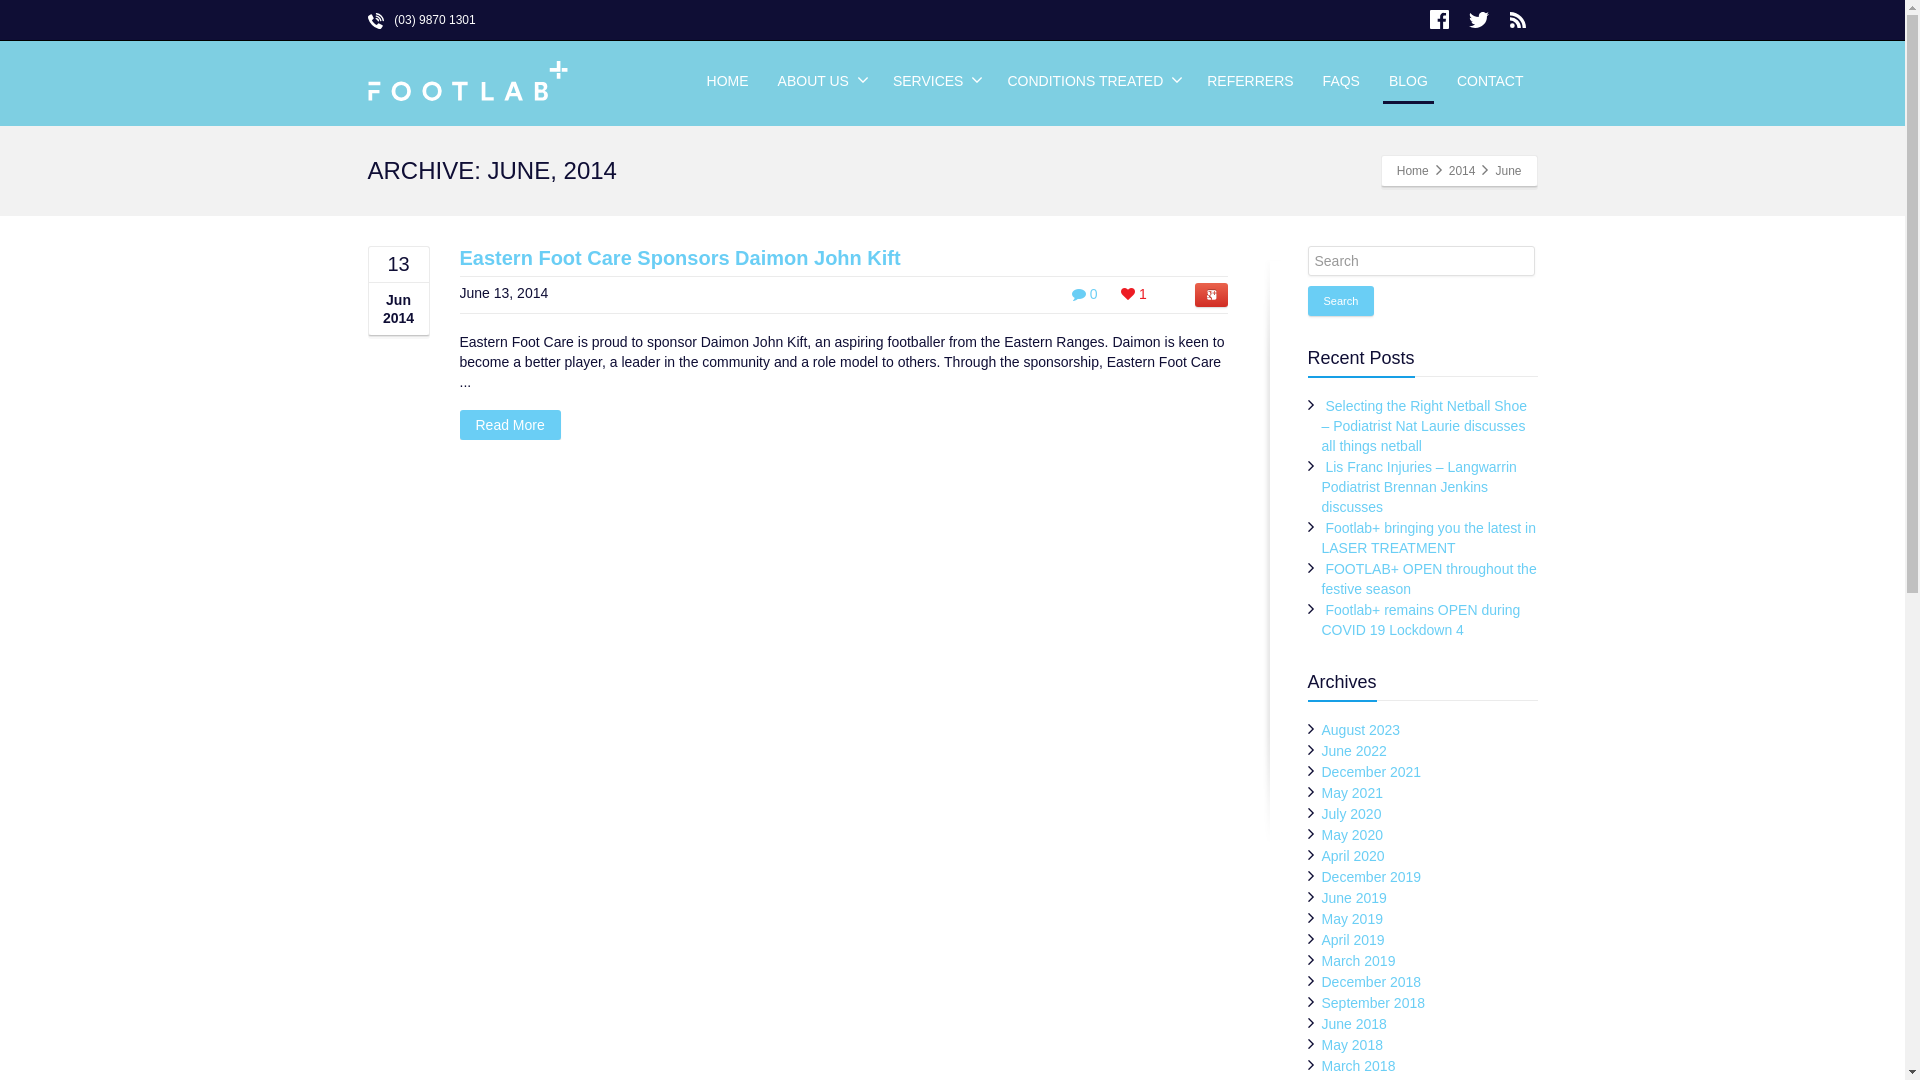  I want to click on 'HOME', so click(727, 80).